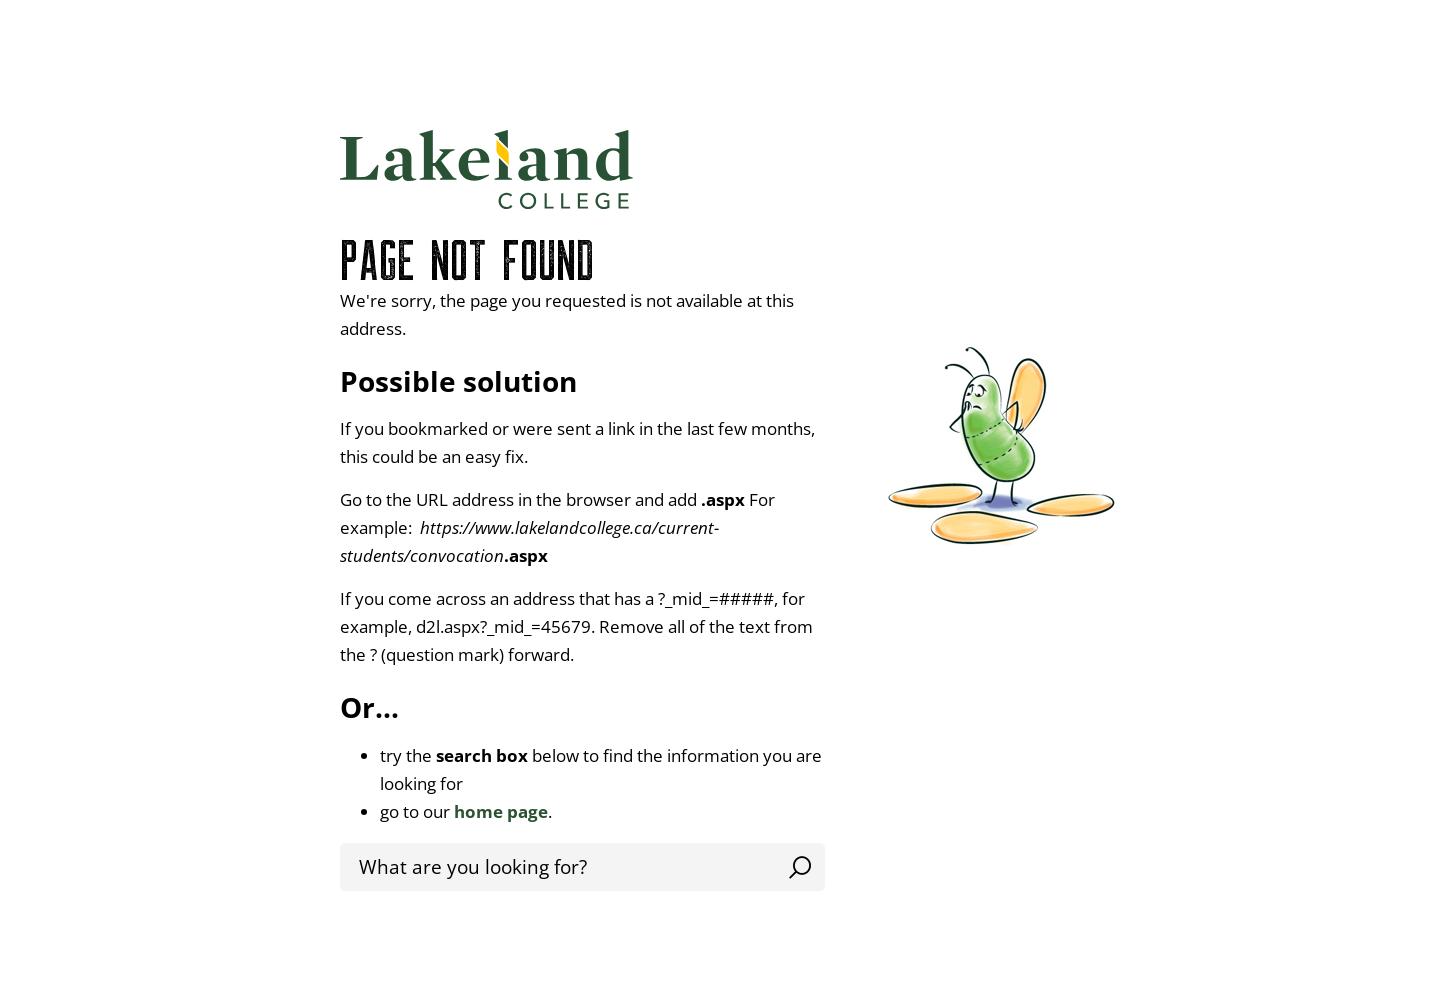  What do you see at coordinates (480, 755) in the screenshot?
I see `'search box'` at bounding box center [480, 755].